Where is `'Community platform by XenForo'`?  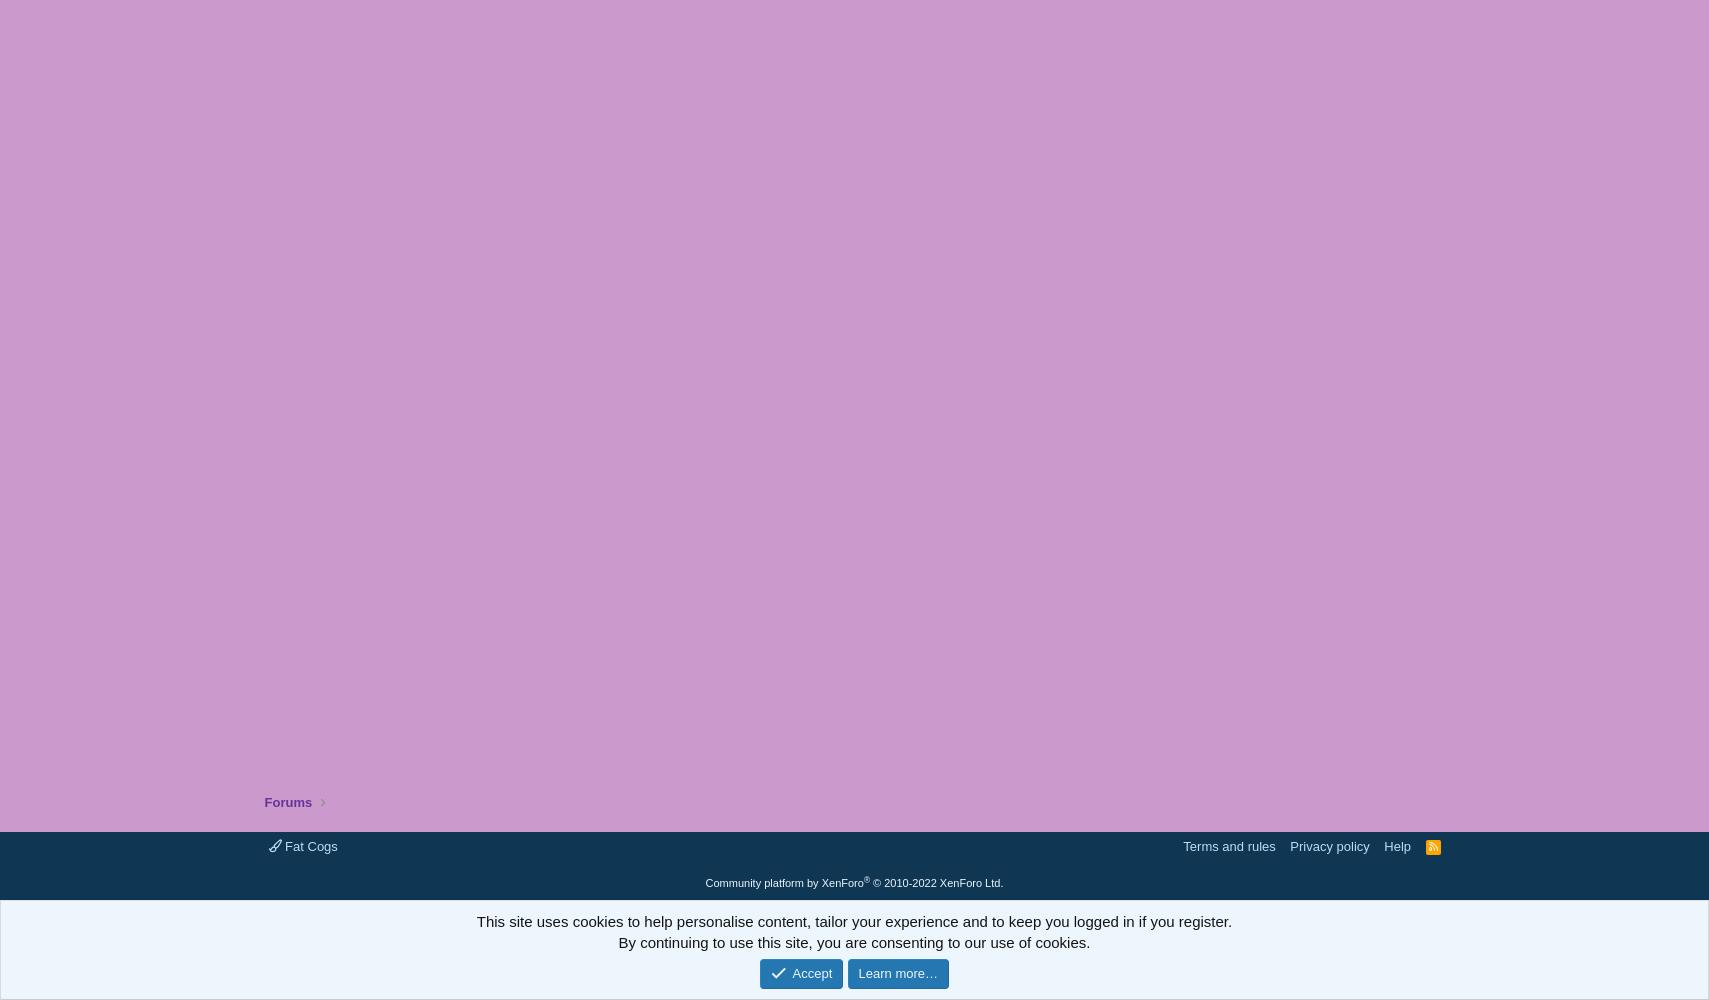
'Community platform by XenForo' is located at coordinates (782, 883).